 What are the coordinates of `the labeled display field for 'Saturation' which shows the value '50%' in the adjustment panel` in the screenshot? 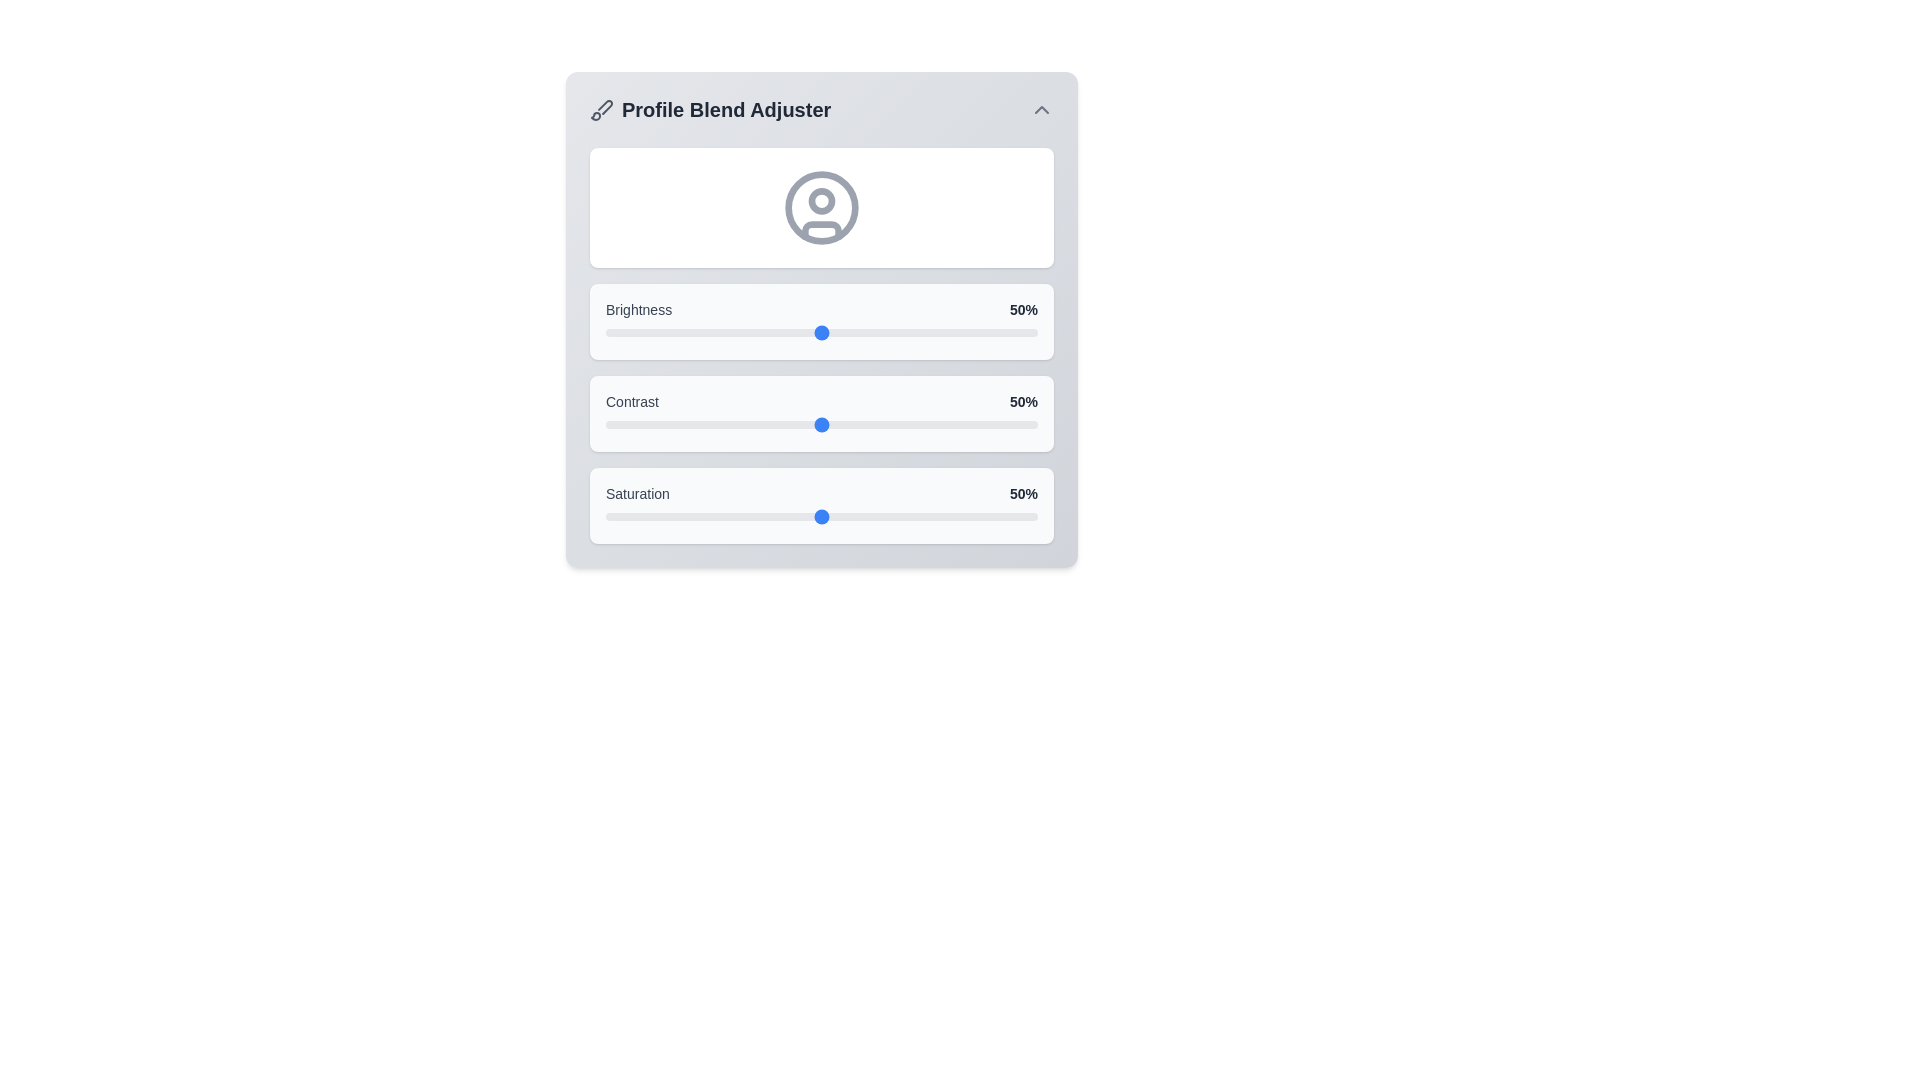 It's located at (821, 493).